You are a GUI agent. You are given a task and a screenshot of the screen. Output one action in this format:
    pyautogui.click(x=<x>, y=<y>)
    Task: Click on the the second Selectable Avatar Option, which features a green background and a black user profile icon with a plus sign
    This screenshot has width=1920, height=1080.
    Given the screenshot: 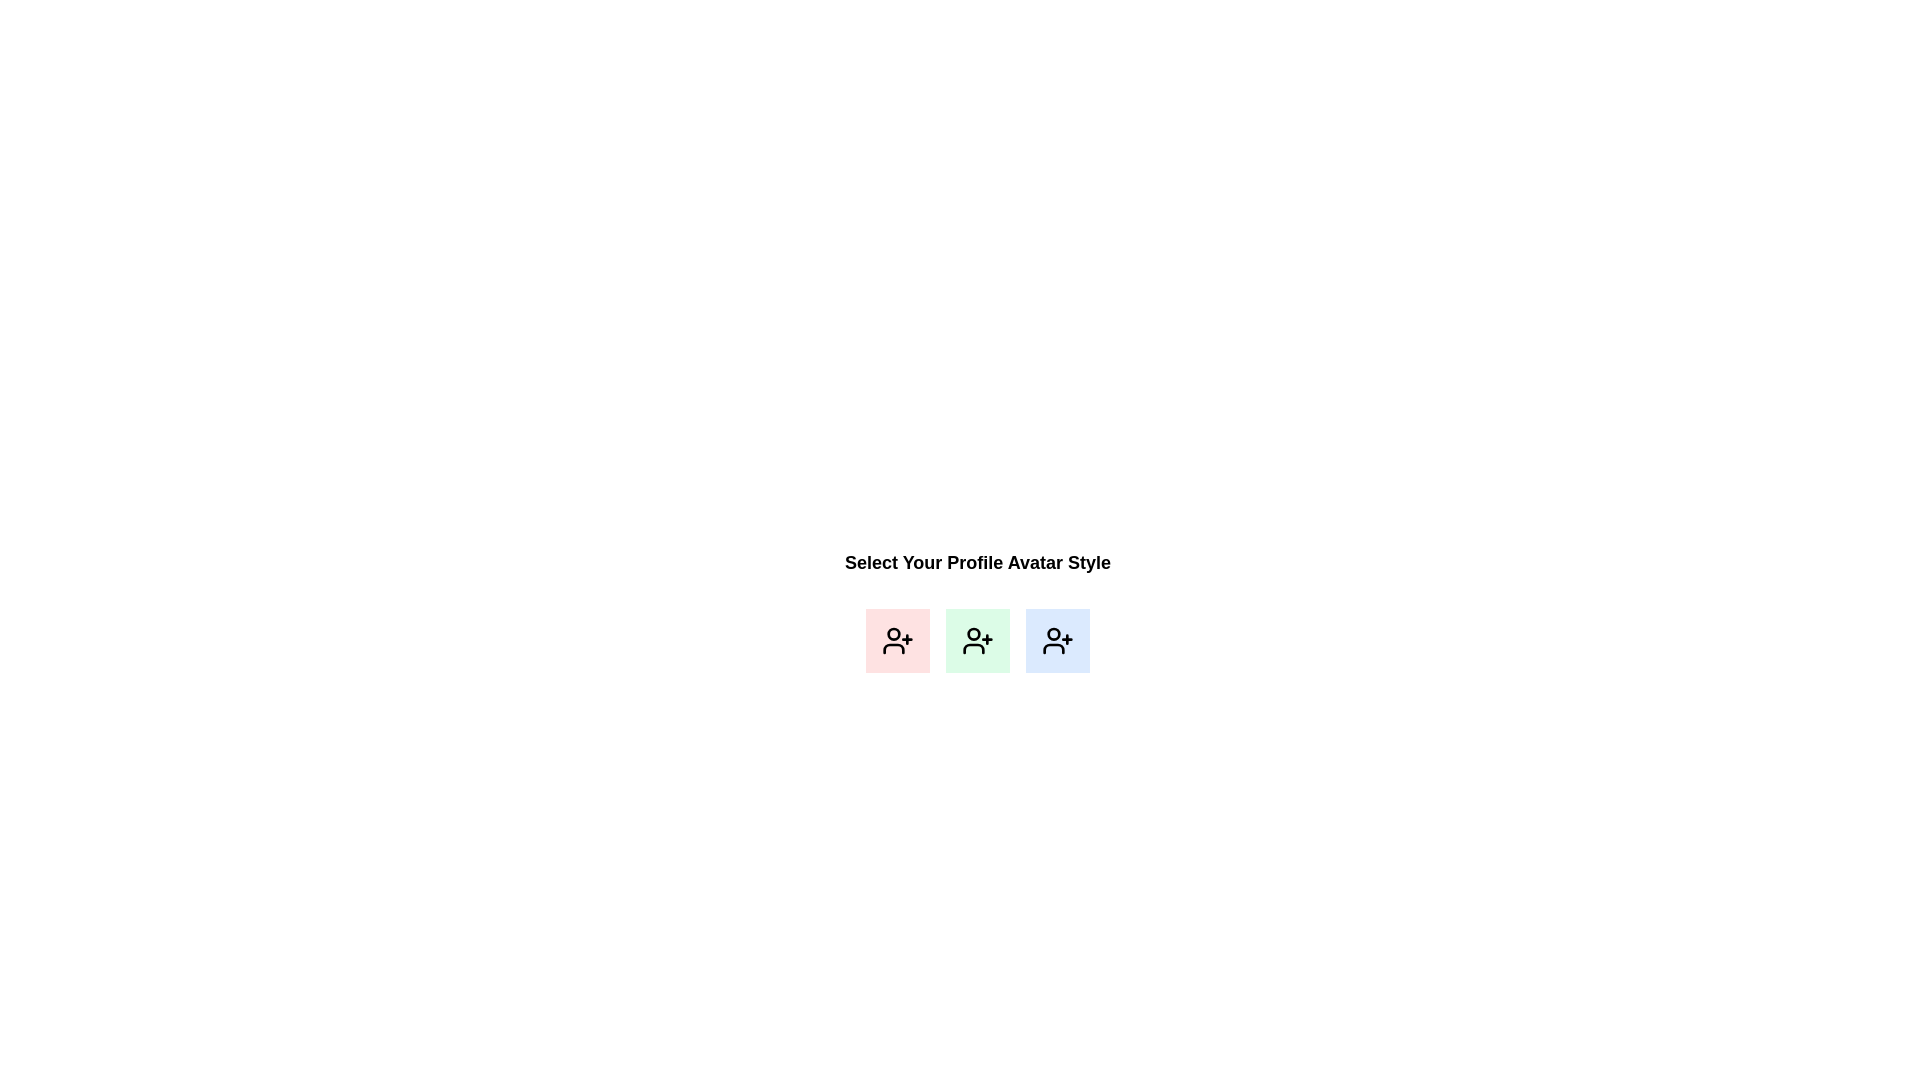 What is the action you would take?
    pyautogui.click(x=978, y=640)
    